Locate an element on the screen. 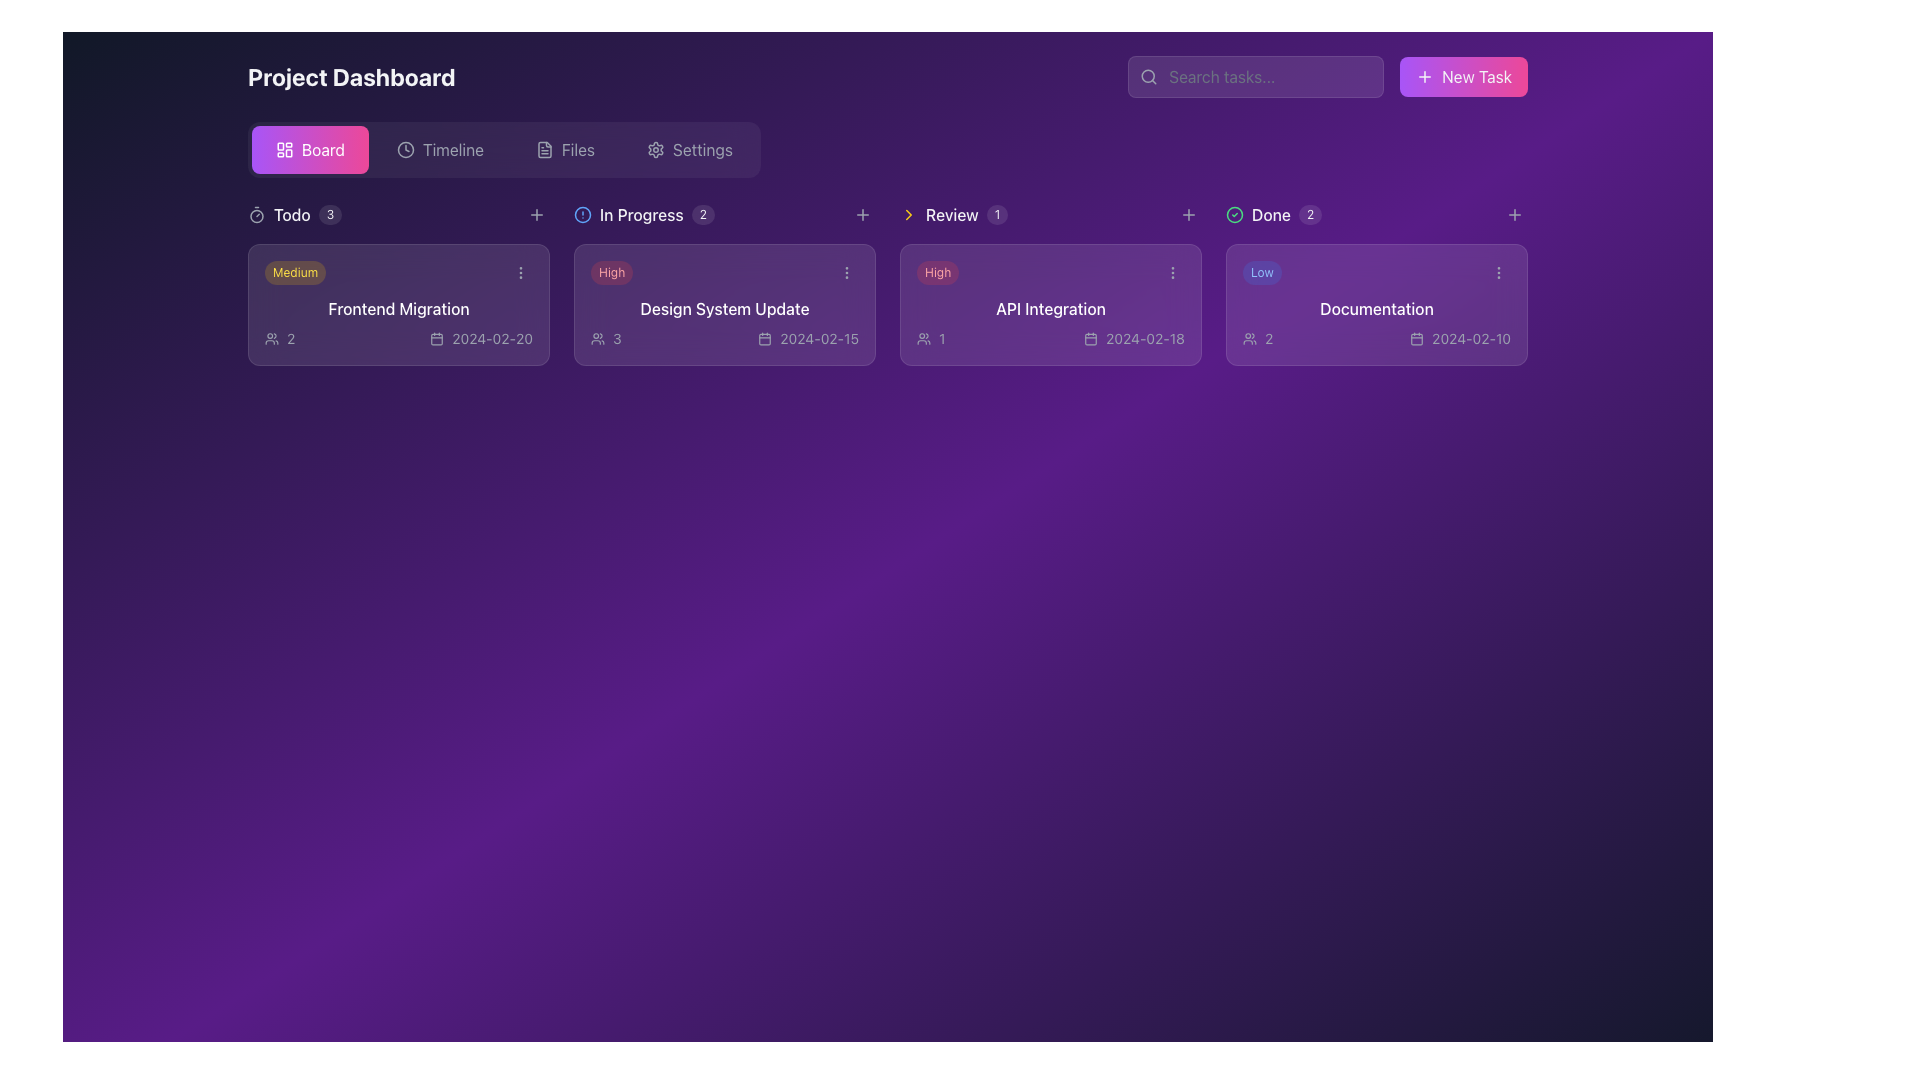  the text label reading 'Frontend Migration', which is styled in white color with a medium-sized, bold font, located in the 'To Do' section of a kanban-style board is located at coordinates (398, 308).